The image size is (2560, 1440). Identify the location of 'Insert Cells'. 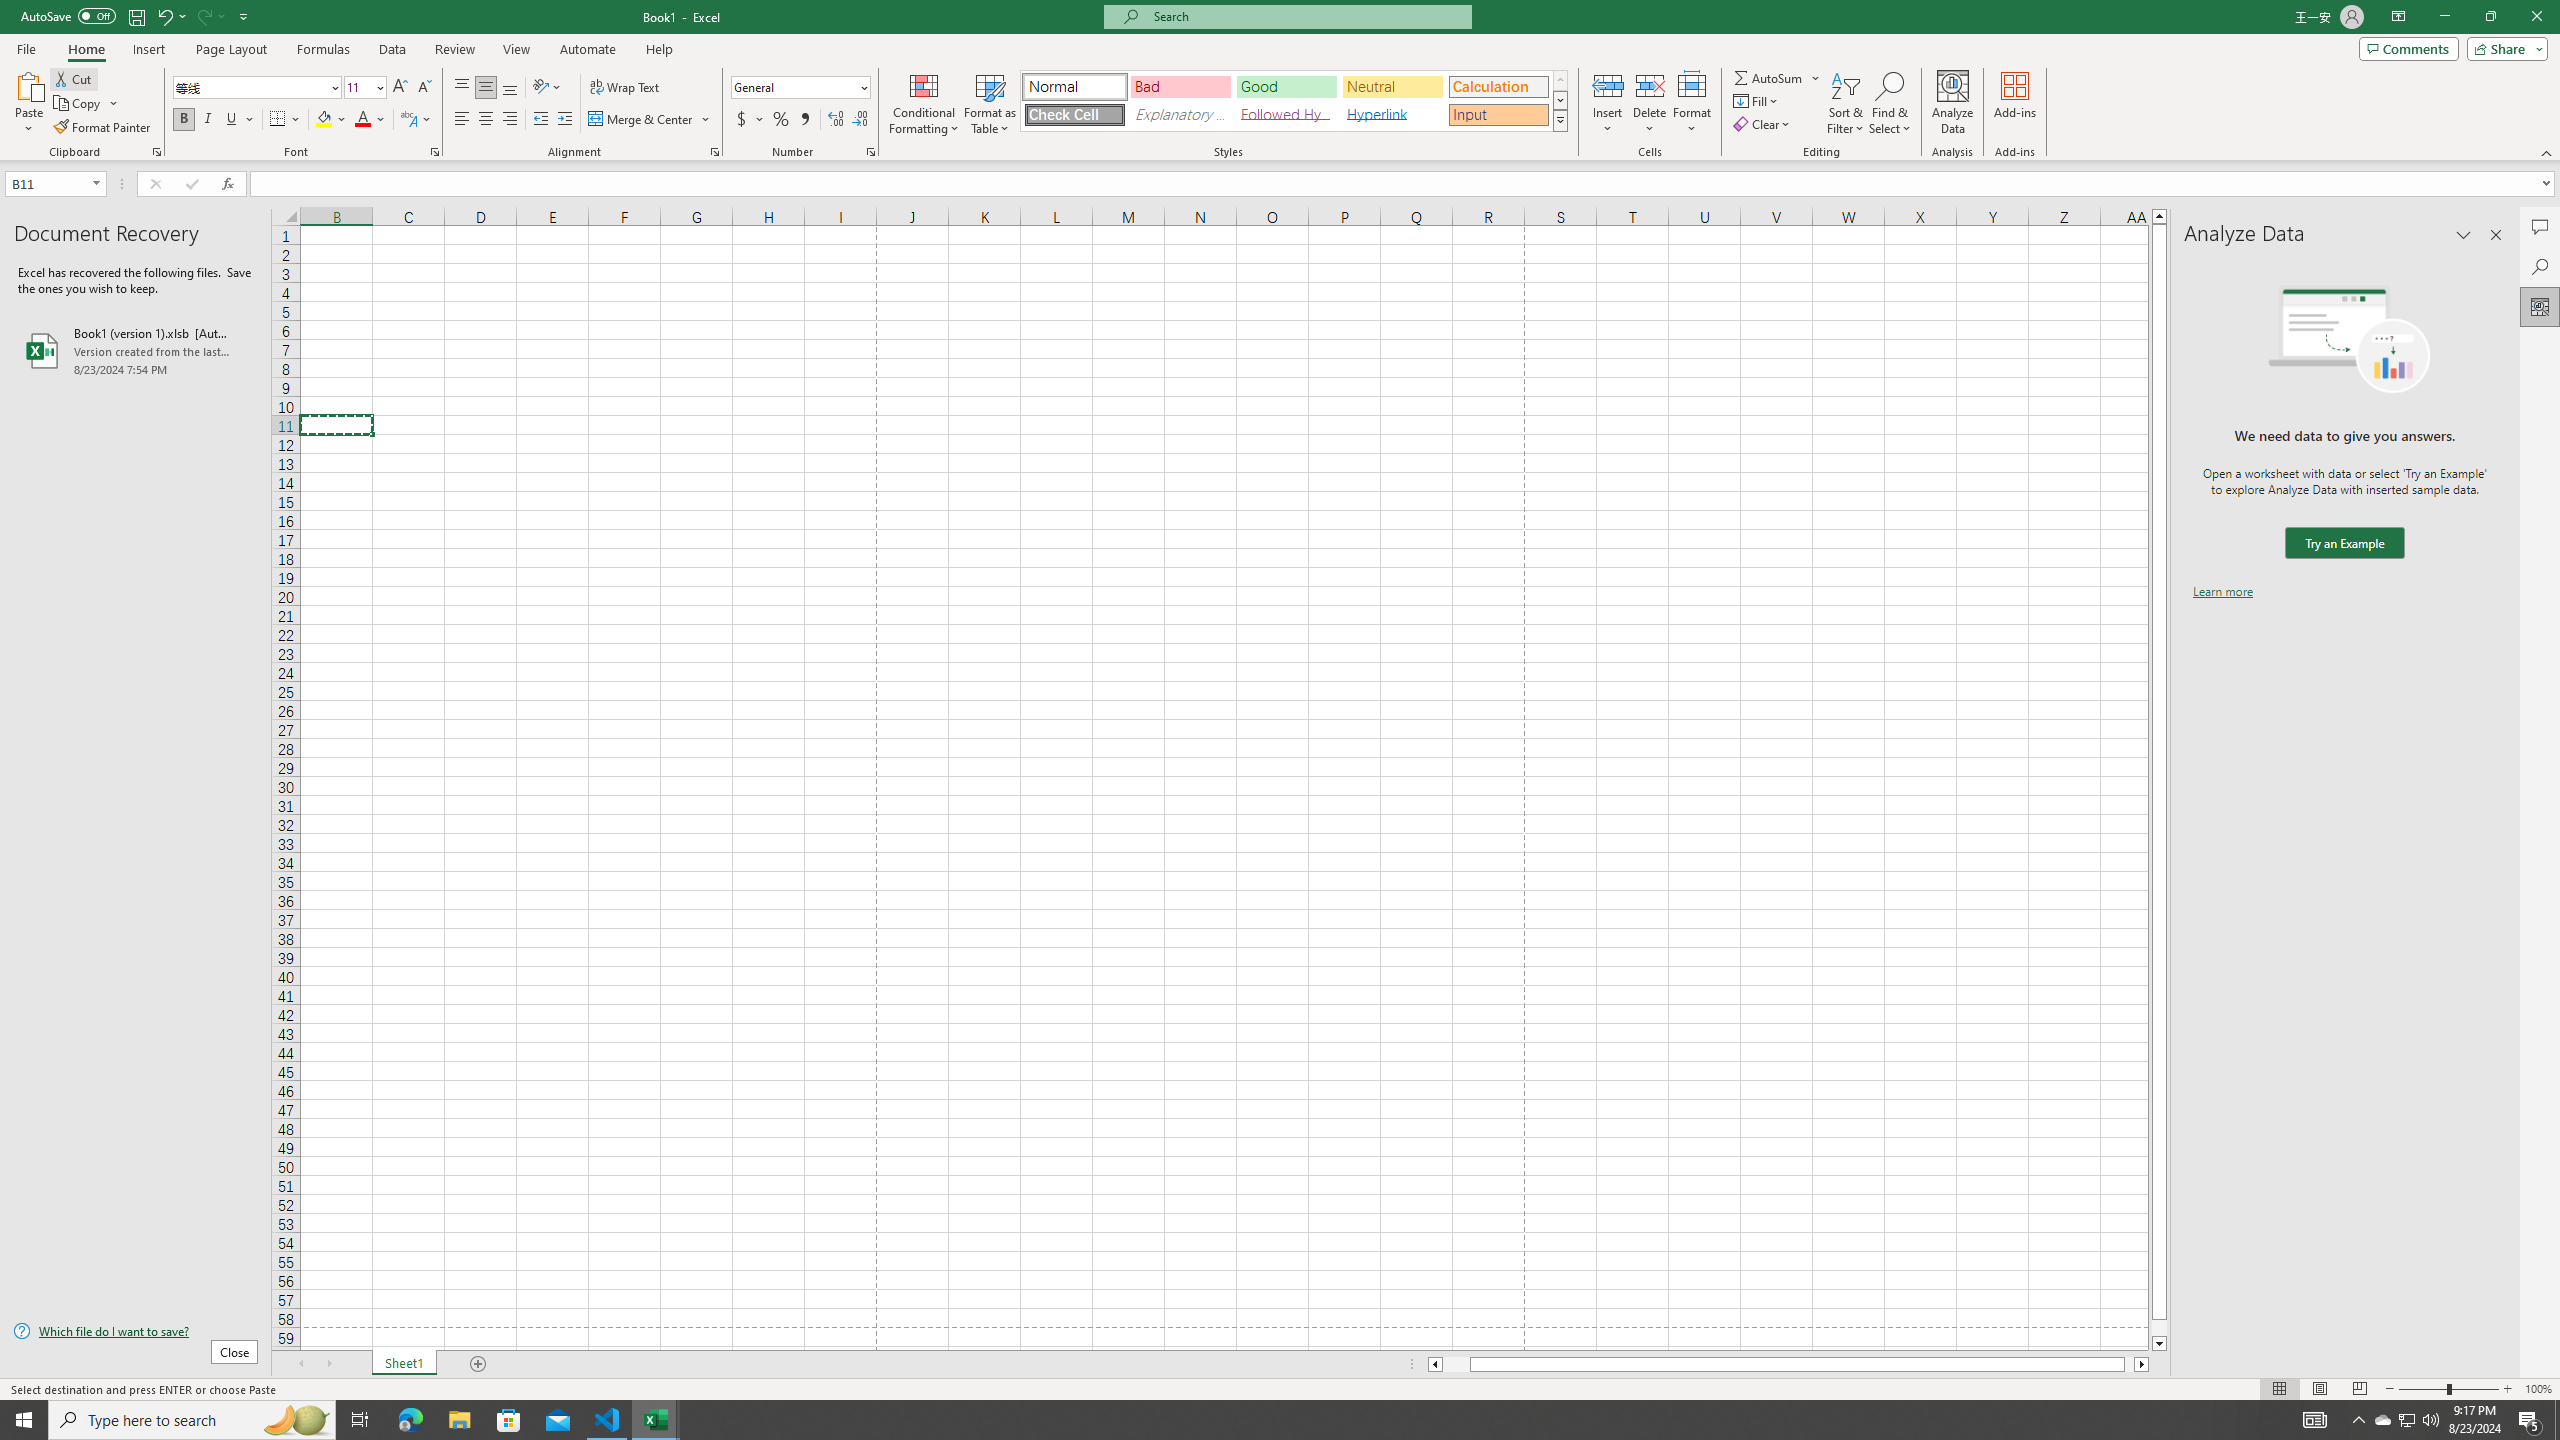
(1606, 84).